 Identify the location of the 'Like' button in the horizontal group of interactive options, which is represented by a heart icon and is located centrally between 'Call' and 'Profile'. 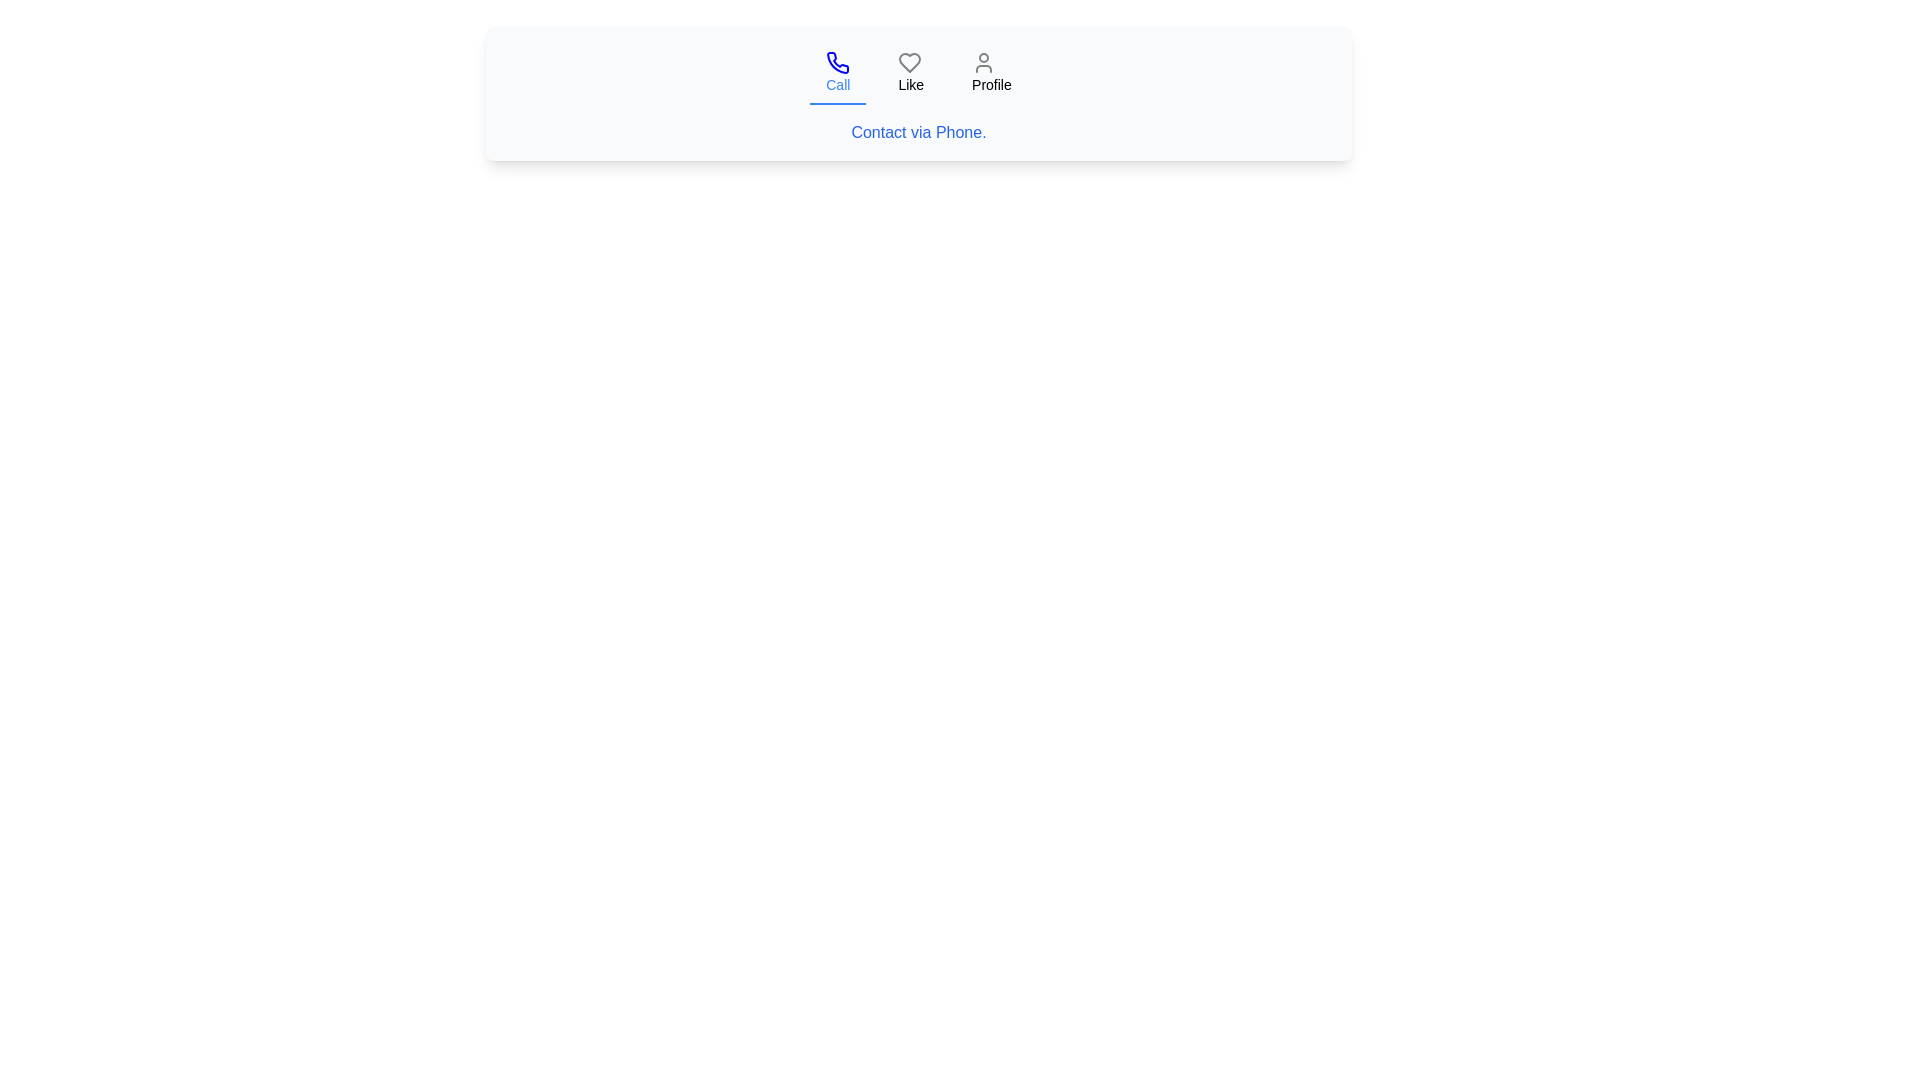
(917, 72).